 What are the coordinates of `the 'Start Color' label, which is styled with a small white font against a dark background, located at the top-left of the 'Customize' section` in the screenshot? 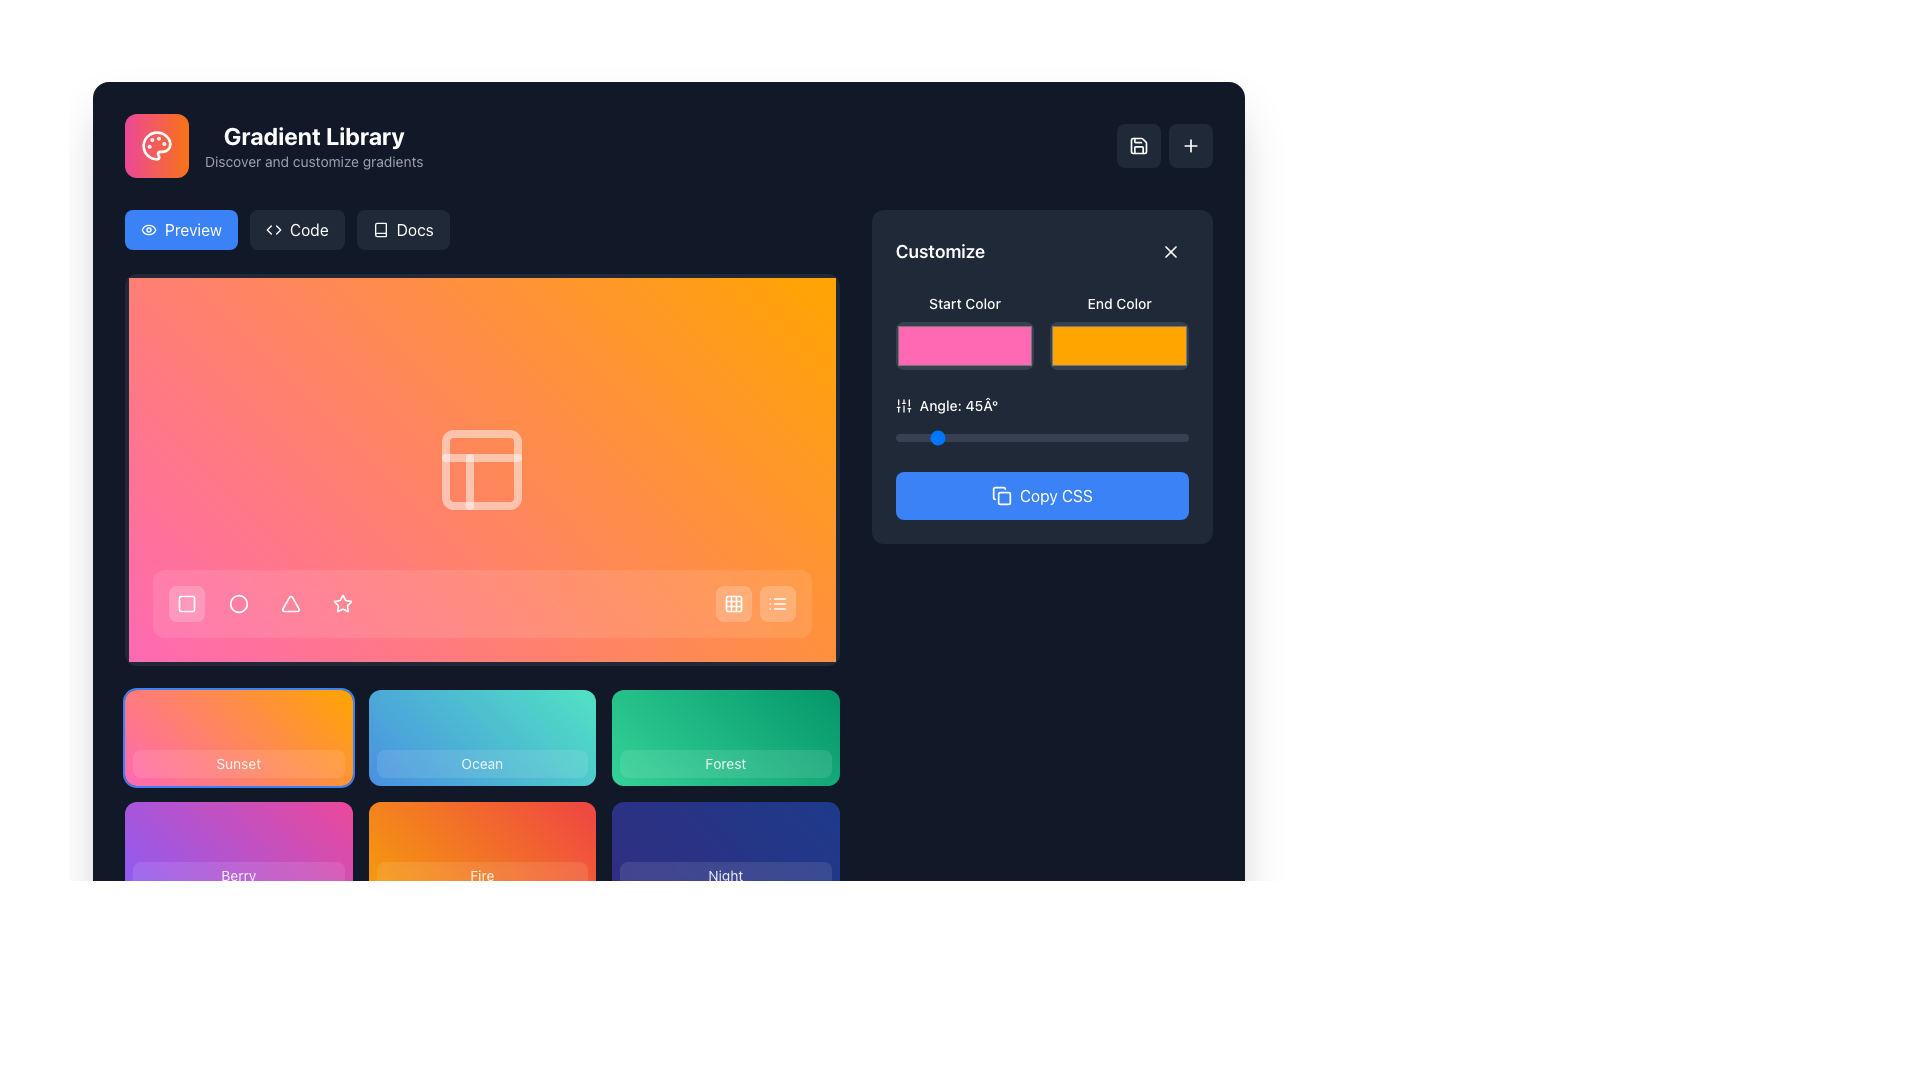 It's located at (964, 304).